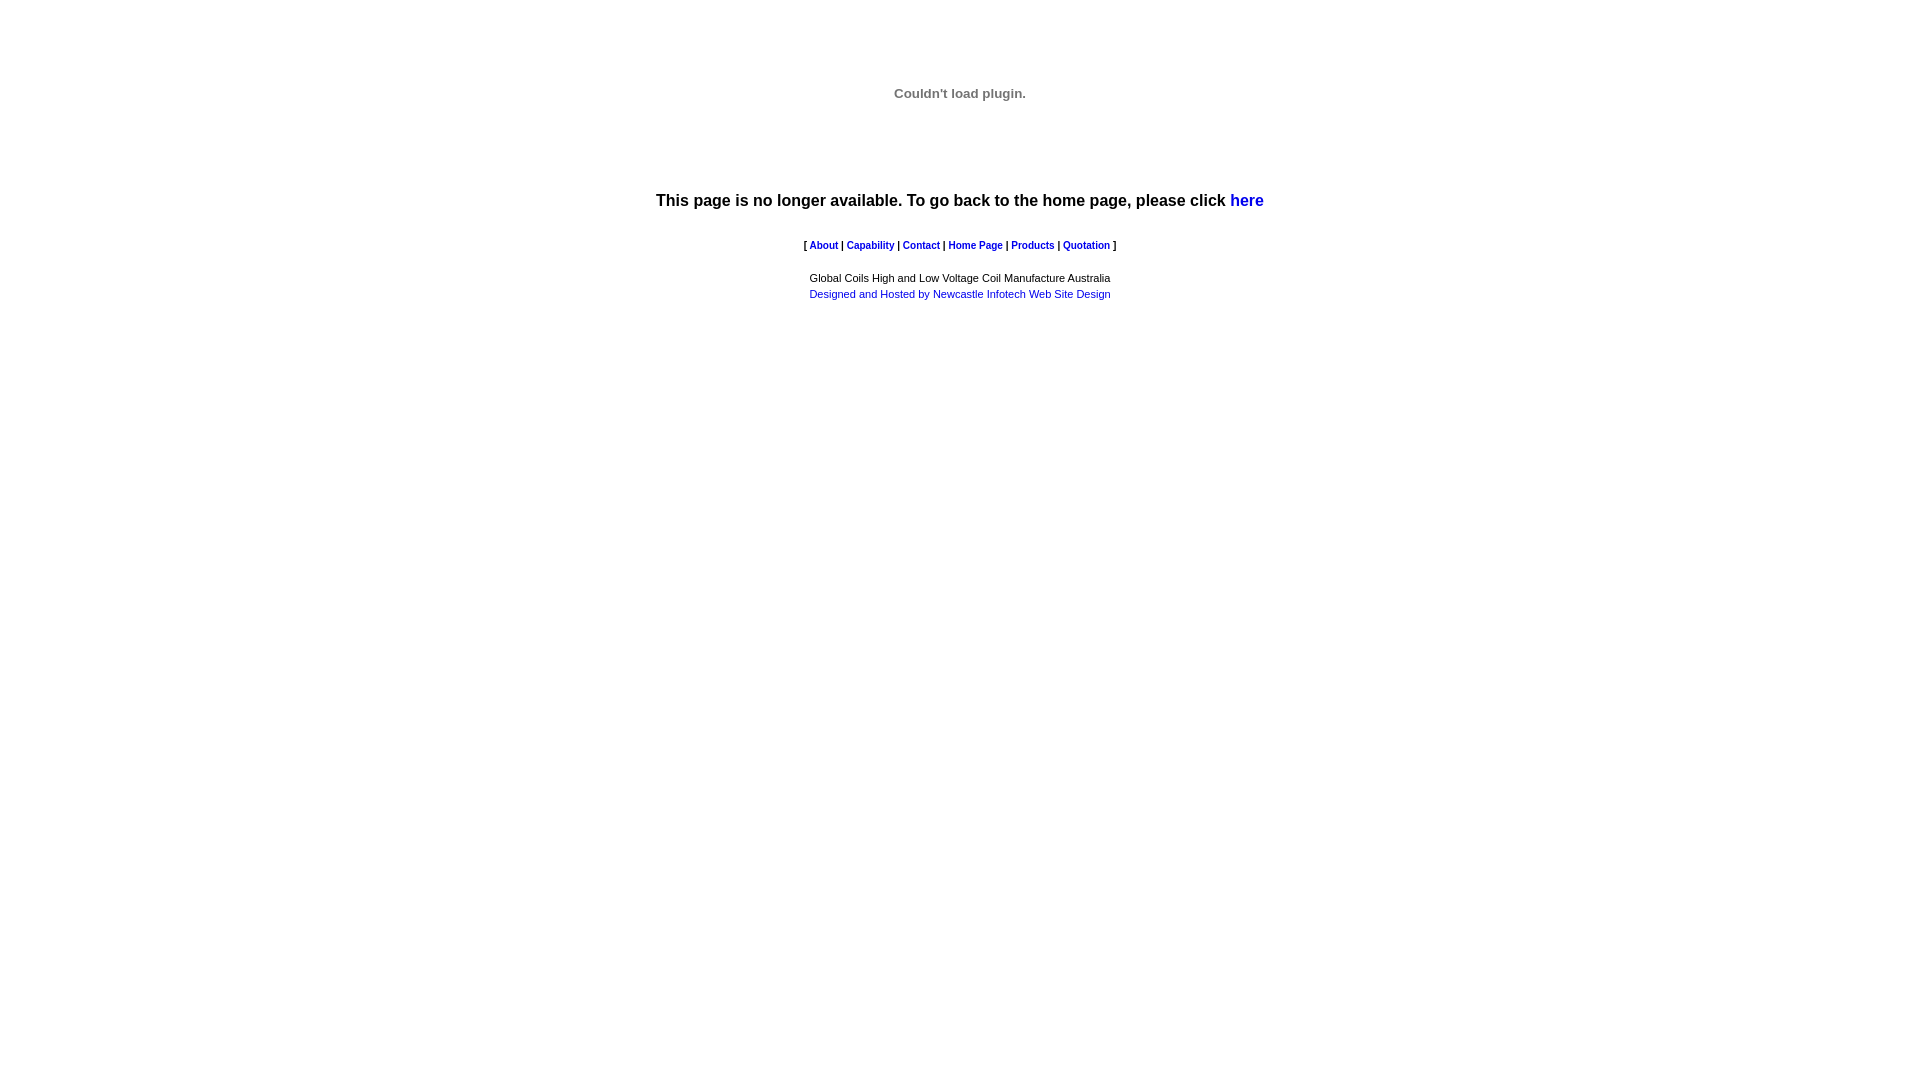 This screenshot has width=1920, height=1080. I want to click on 'Quotation', so click(1085, 244).